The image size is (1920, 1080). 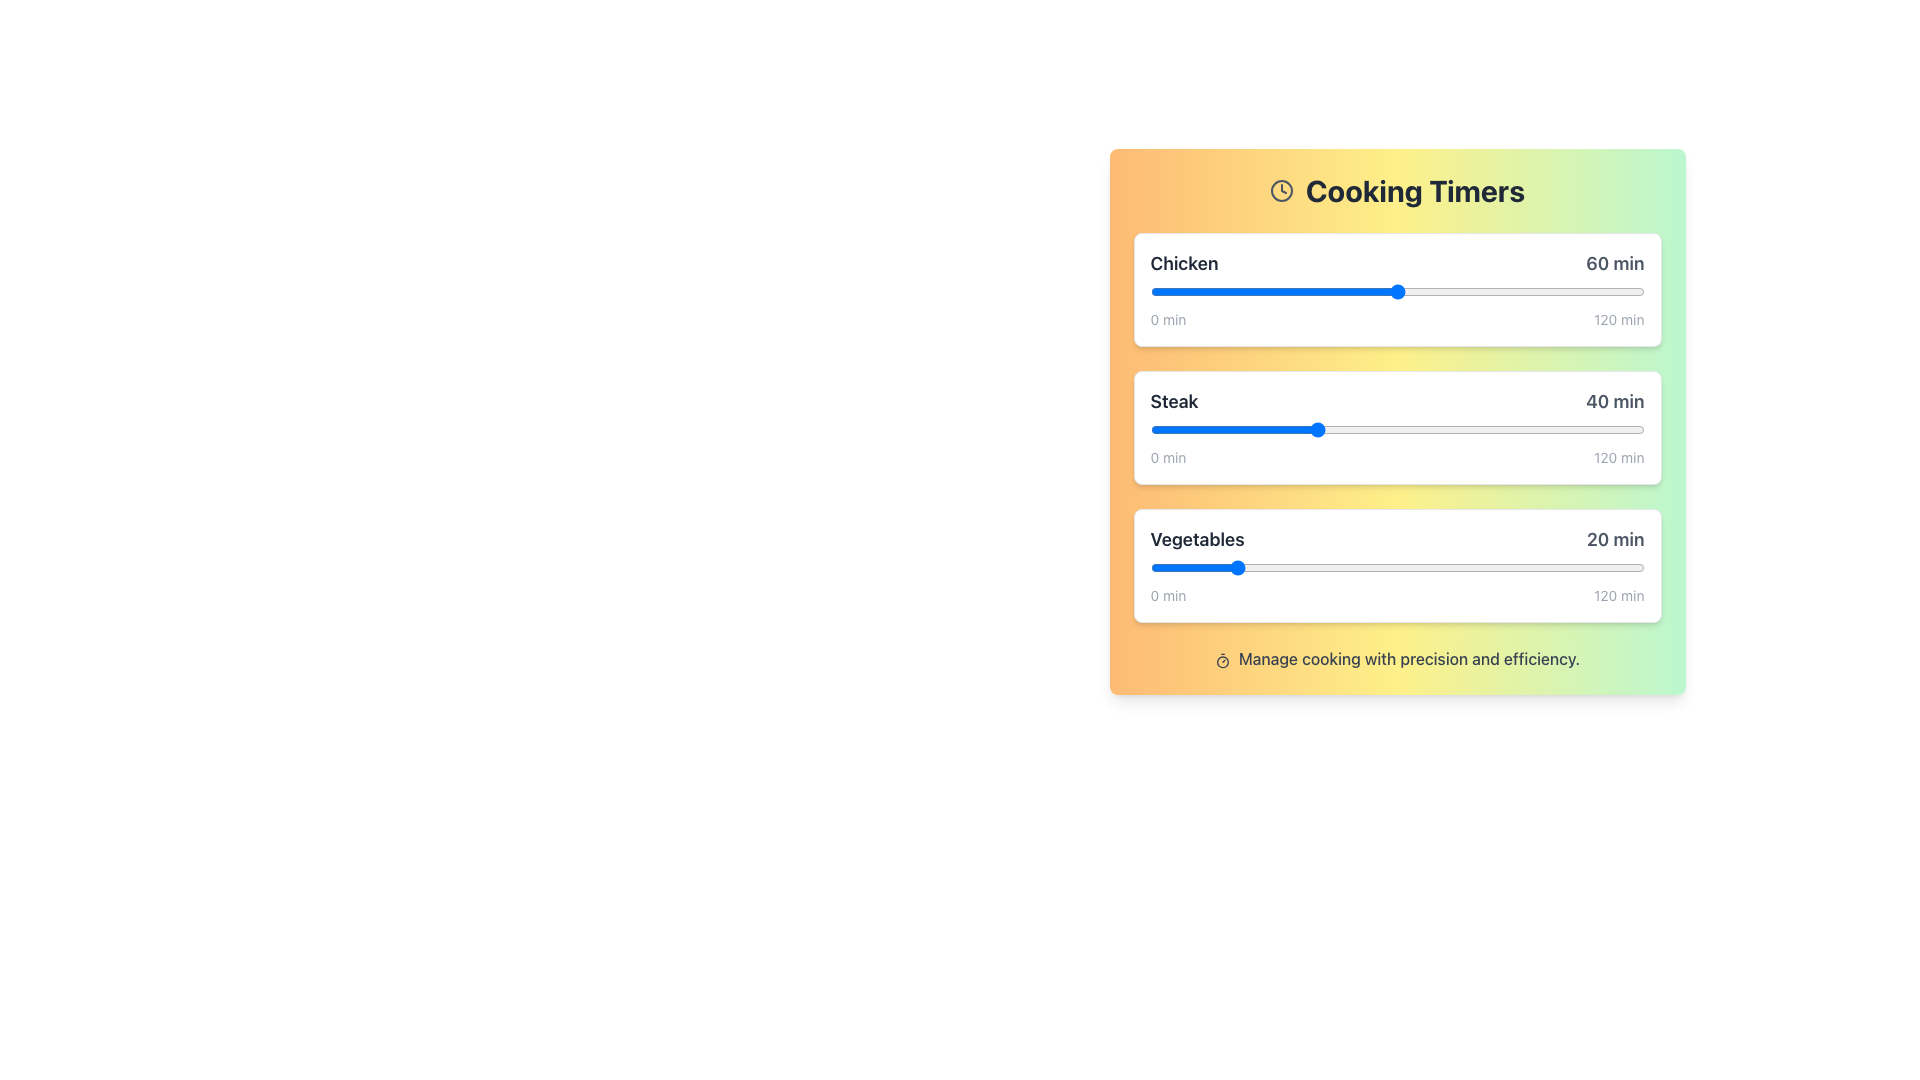 I want to click on the 'Vegetables' label with a duration of '20 min', which is positioned at the top part of the group's content, adjacent to the slider, so click(x=1396, y=540).